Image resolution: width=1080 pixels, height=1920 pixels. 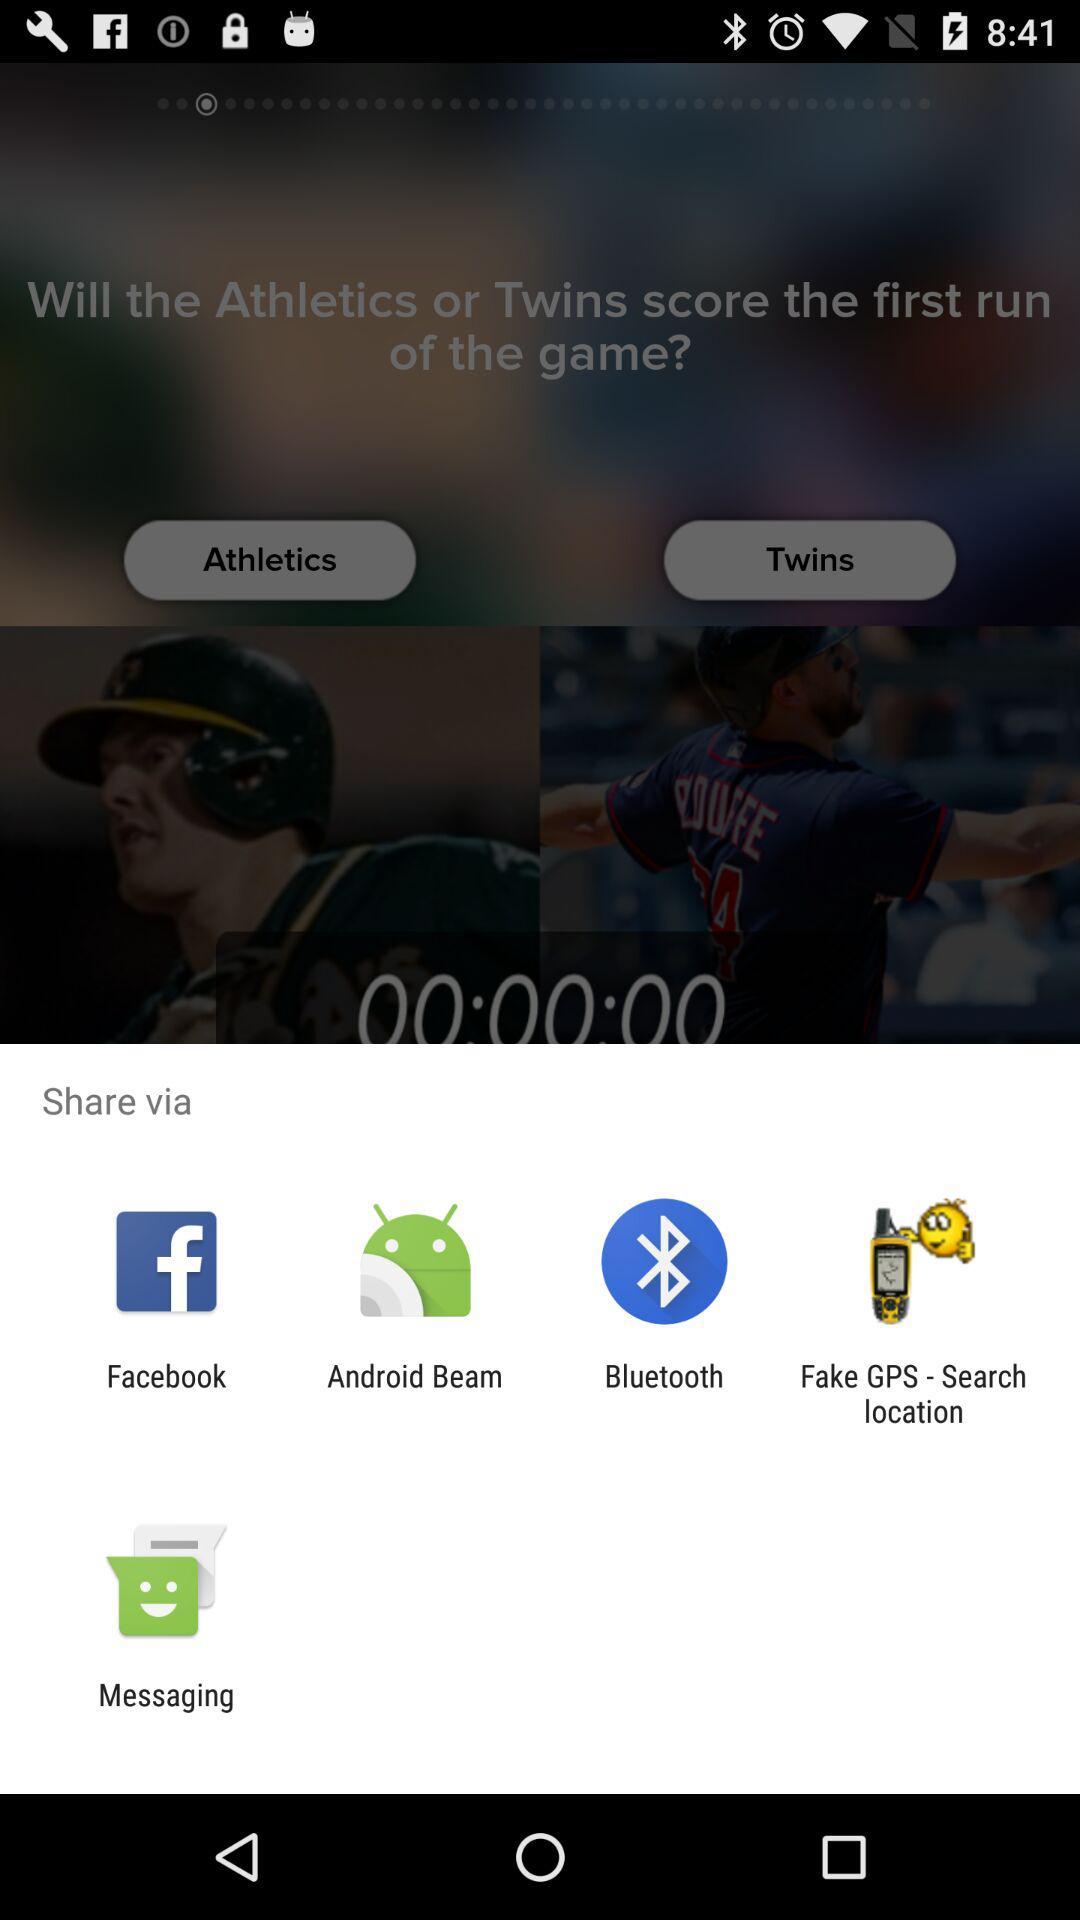 What do you see at coordinates (414, 1392) in the screenshot?
I see `the app to the right of facebook` at bounding box center [414, 1392].